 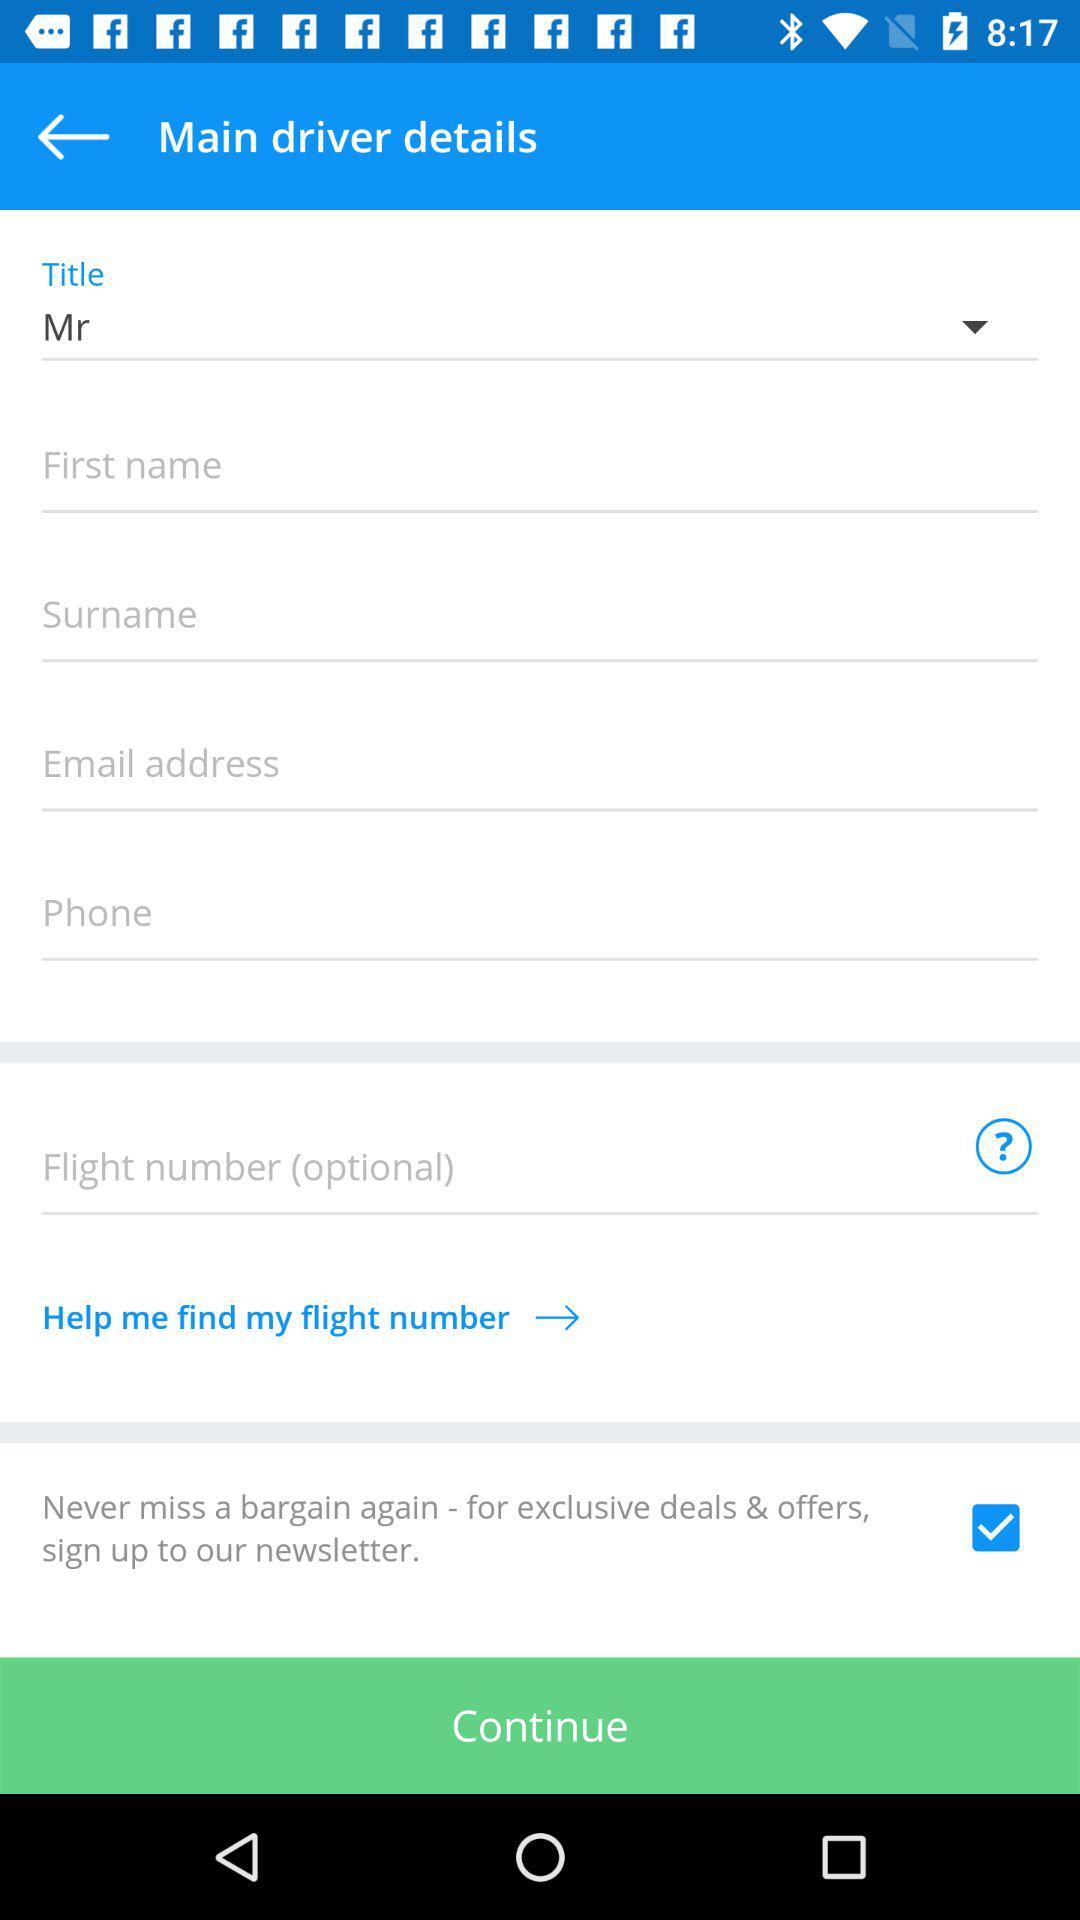 I want to click on name box, so click(x=540, y=465).